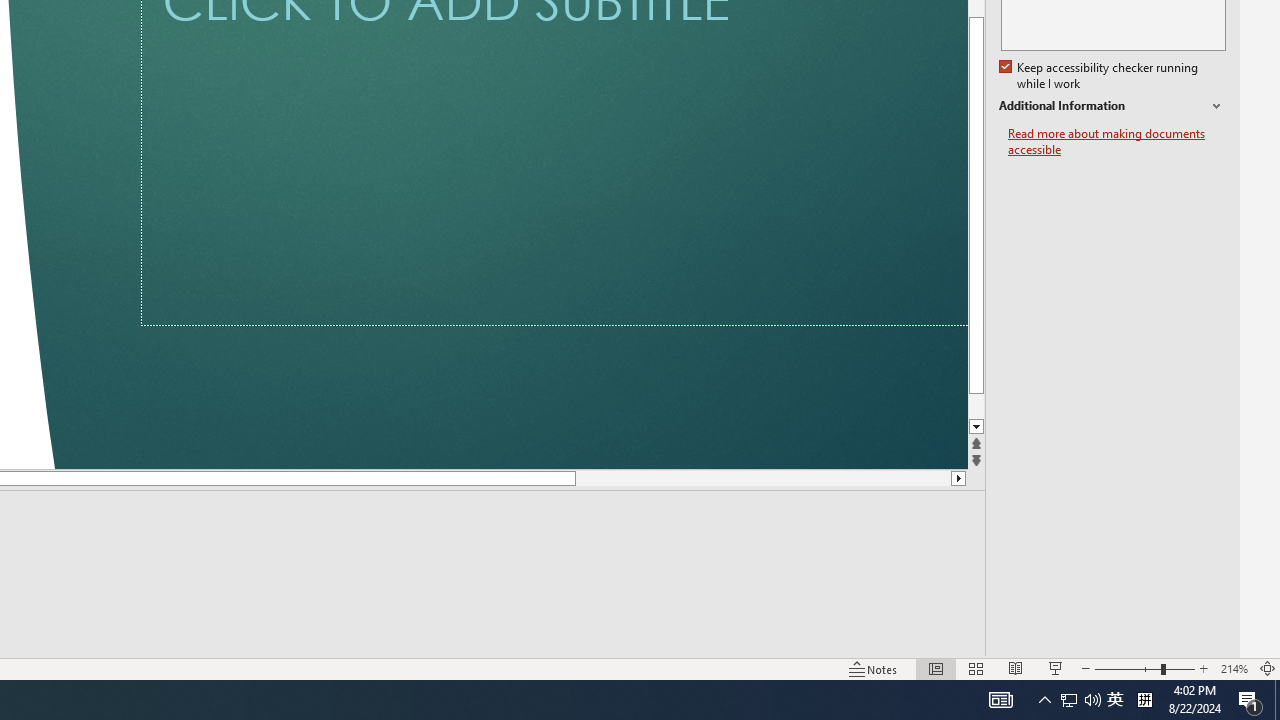 The image size is (1280, 720). What do you see at coordinates (1099, 75) in the screenshot?
I see `'Keep accessibility checker running while I work'` at bounding box center [1099, 75].